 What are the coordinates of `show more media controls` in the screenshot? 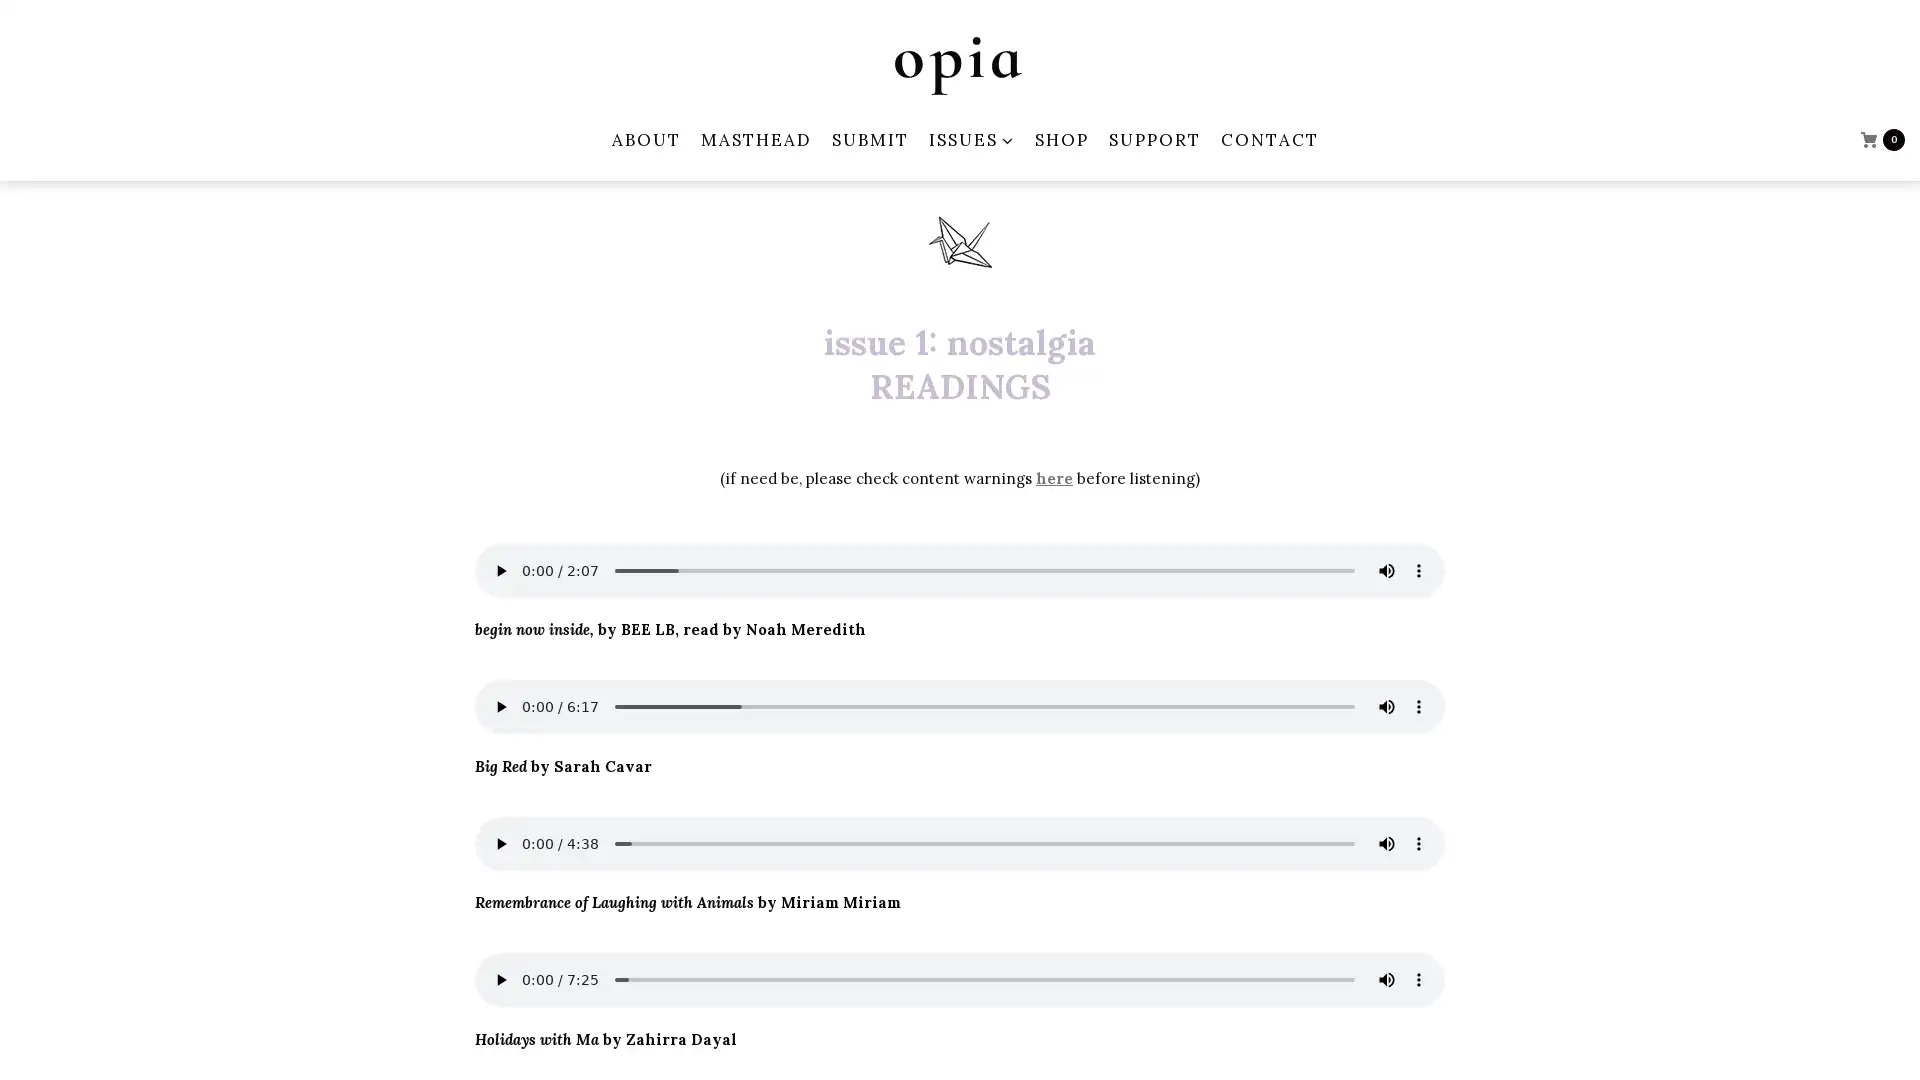 It's located at (1418, 978).